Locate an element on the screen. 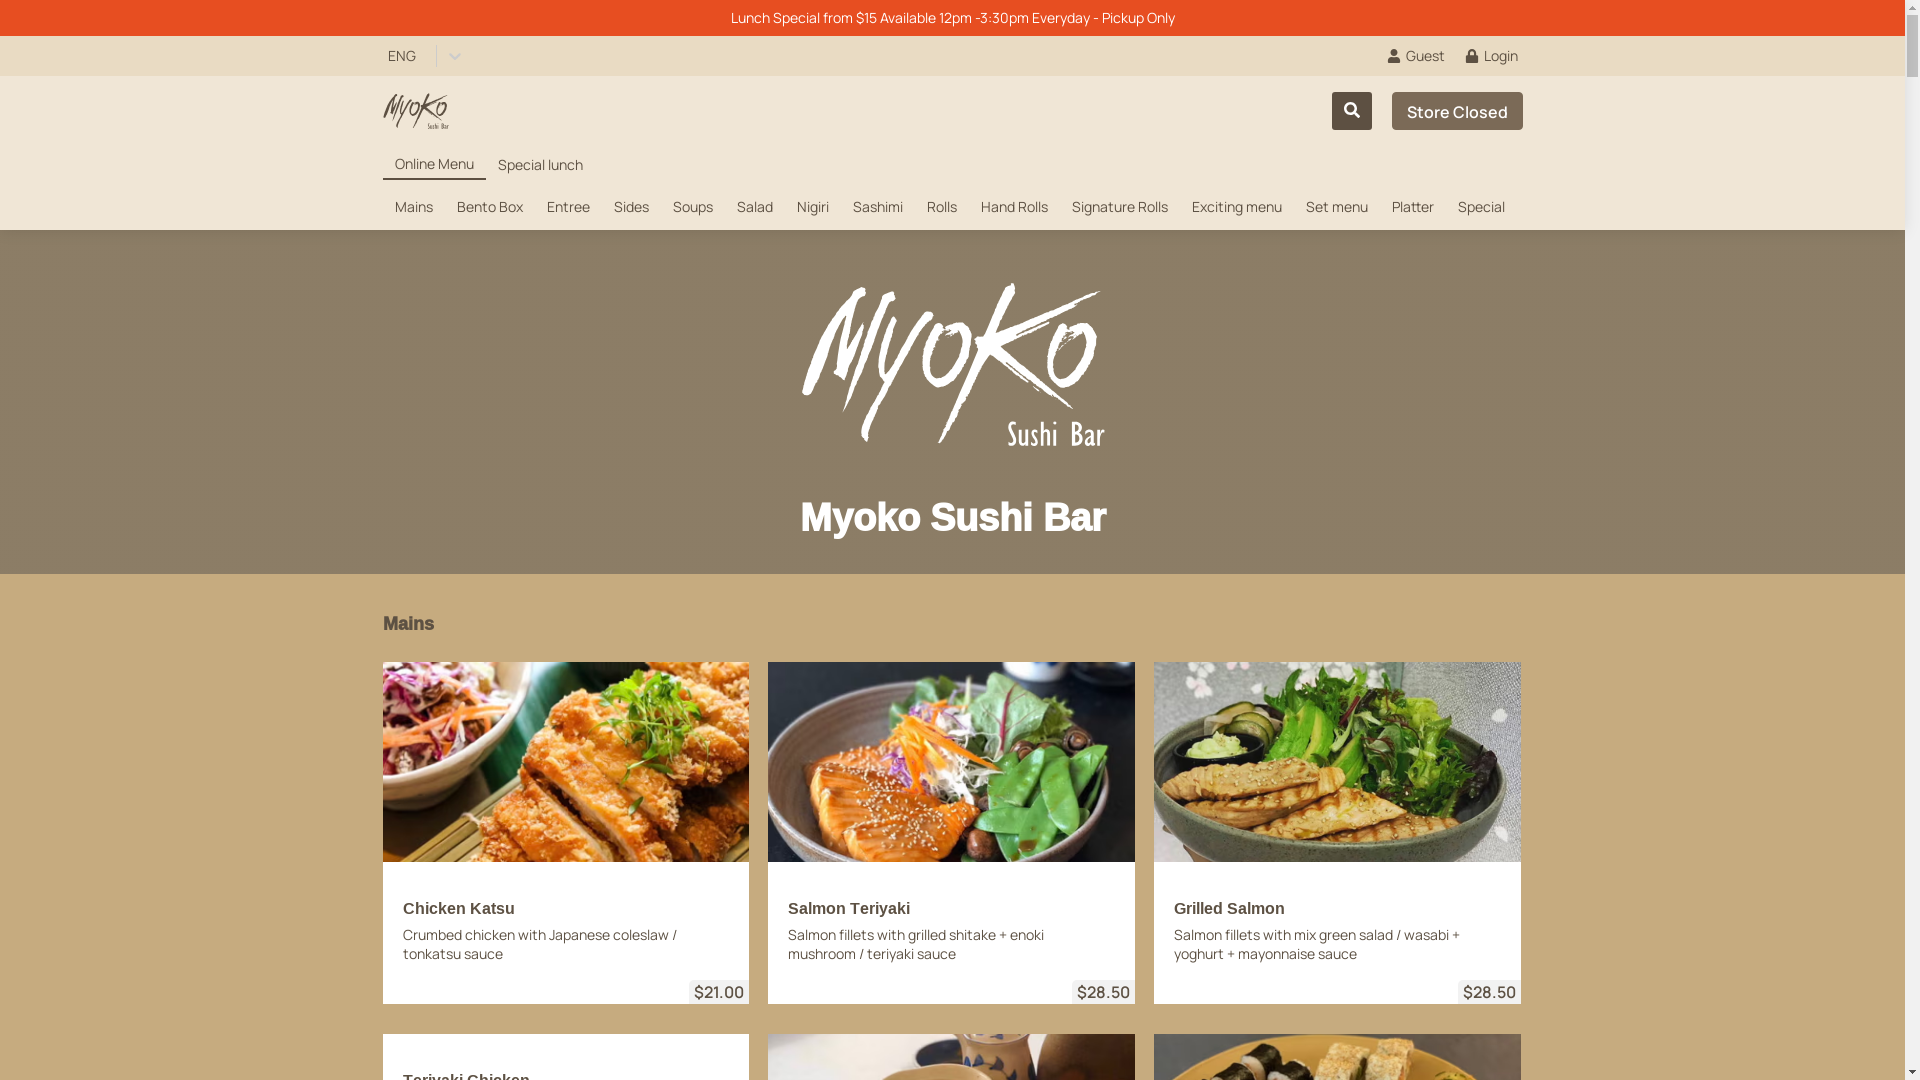 This screenshot has height=1080, width=1920. 'Store Closed' is located at coordinates (1457, 111).